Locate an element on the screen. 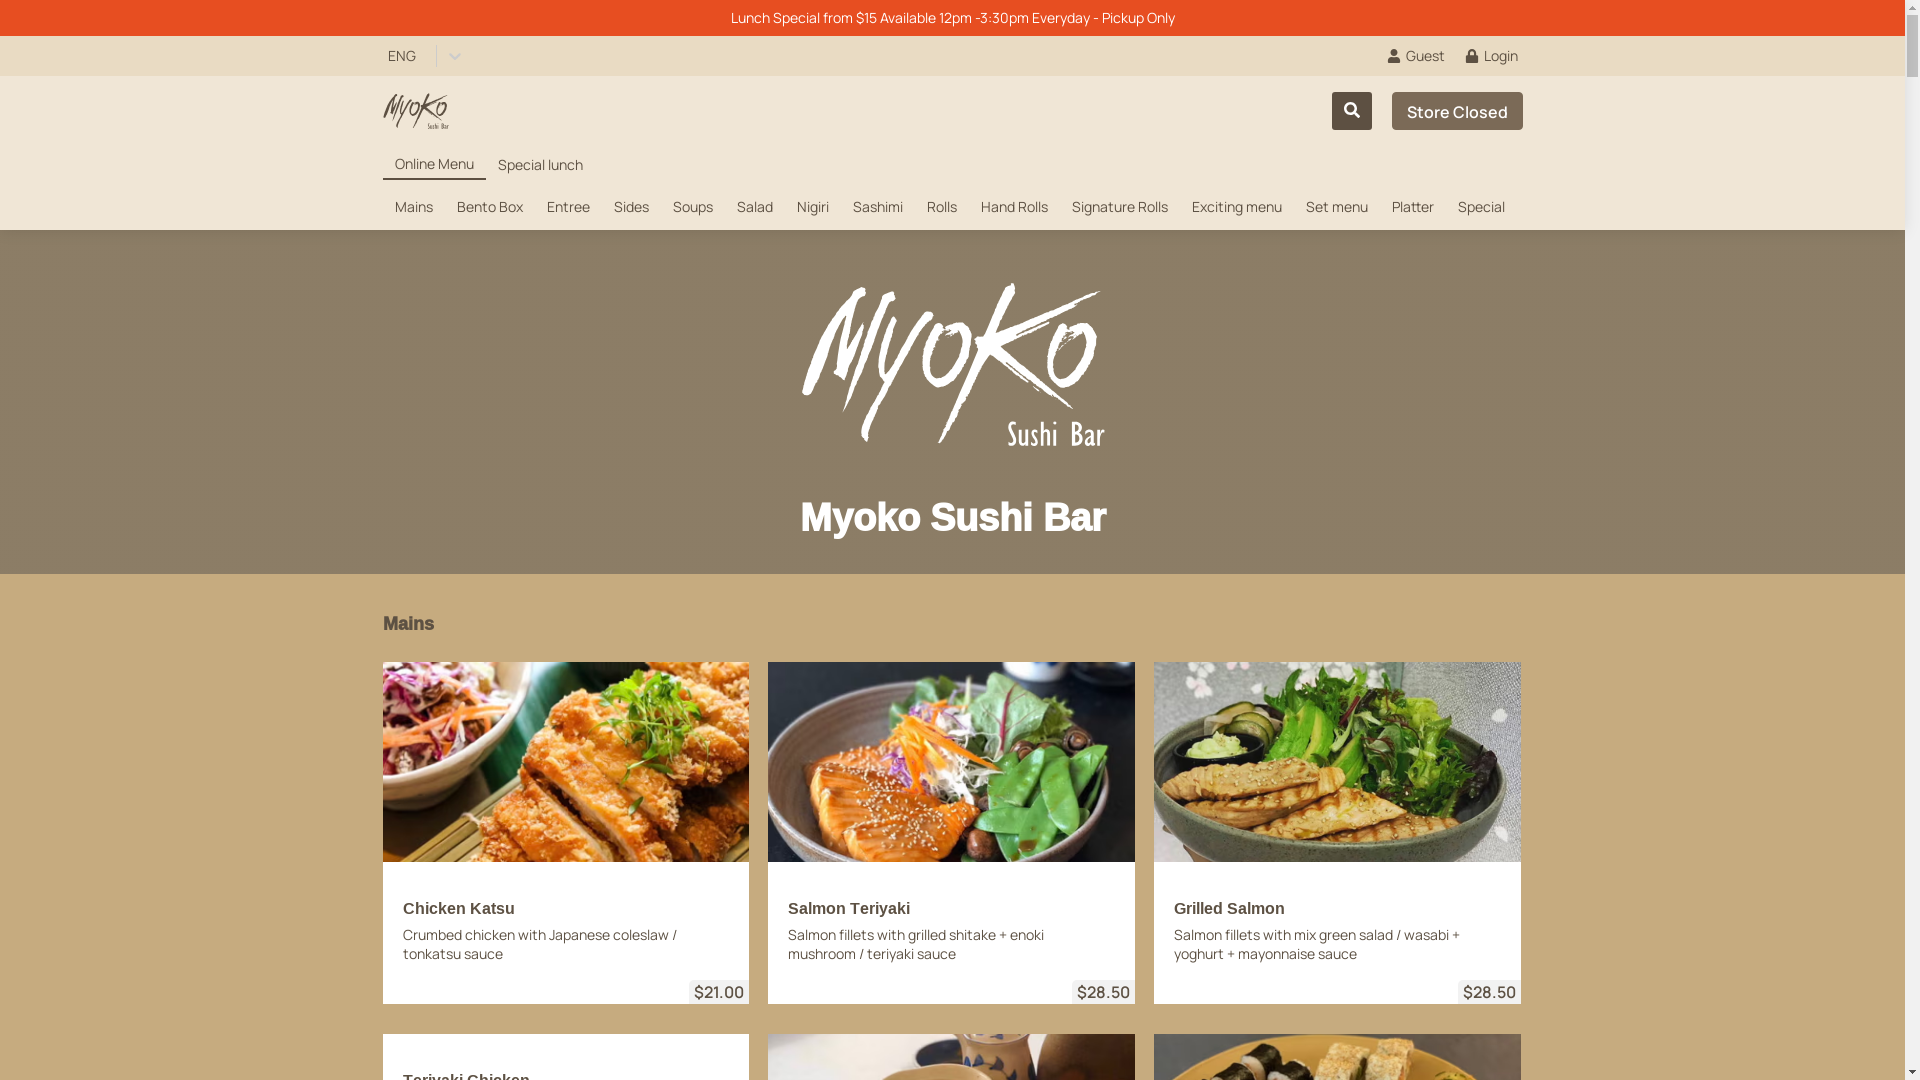 This screenshot has height=1080, width=1920. 'Store Closed' is located at coordinates (1457, 111).